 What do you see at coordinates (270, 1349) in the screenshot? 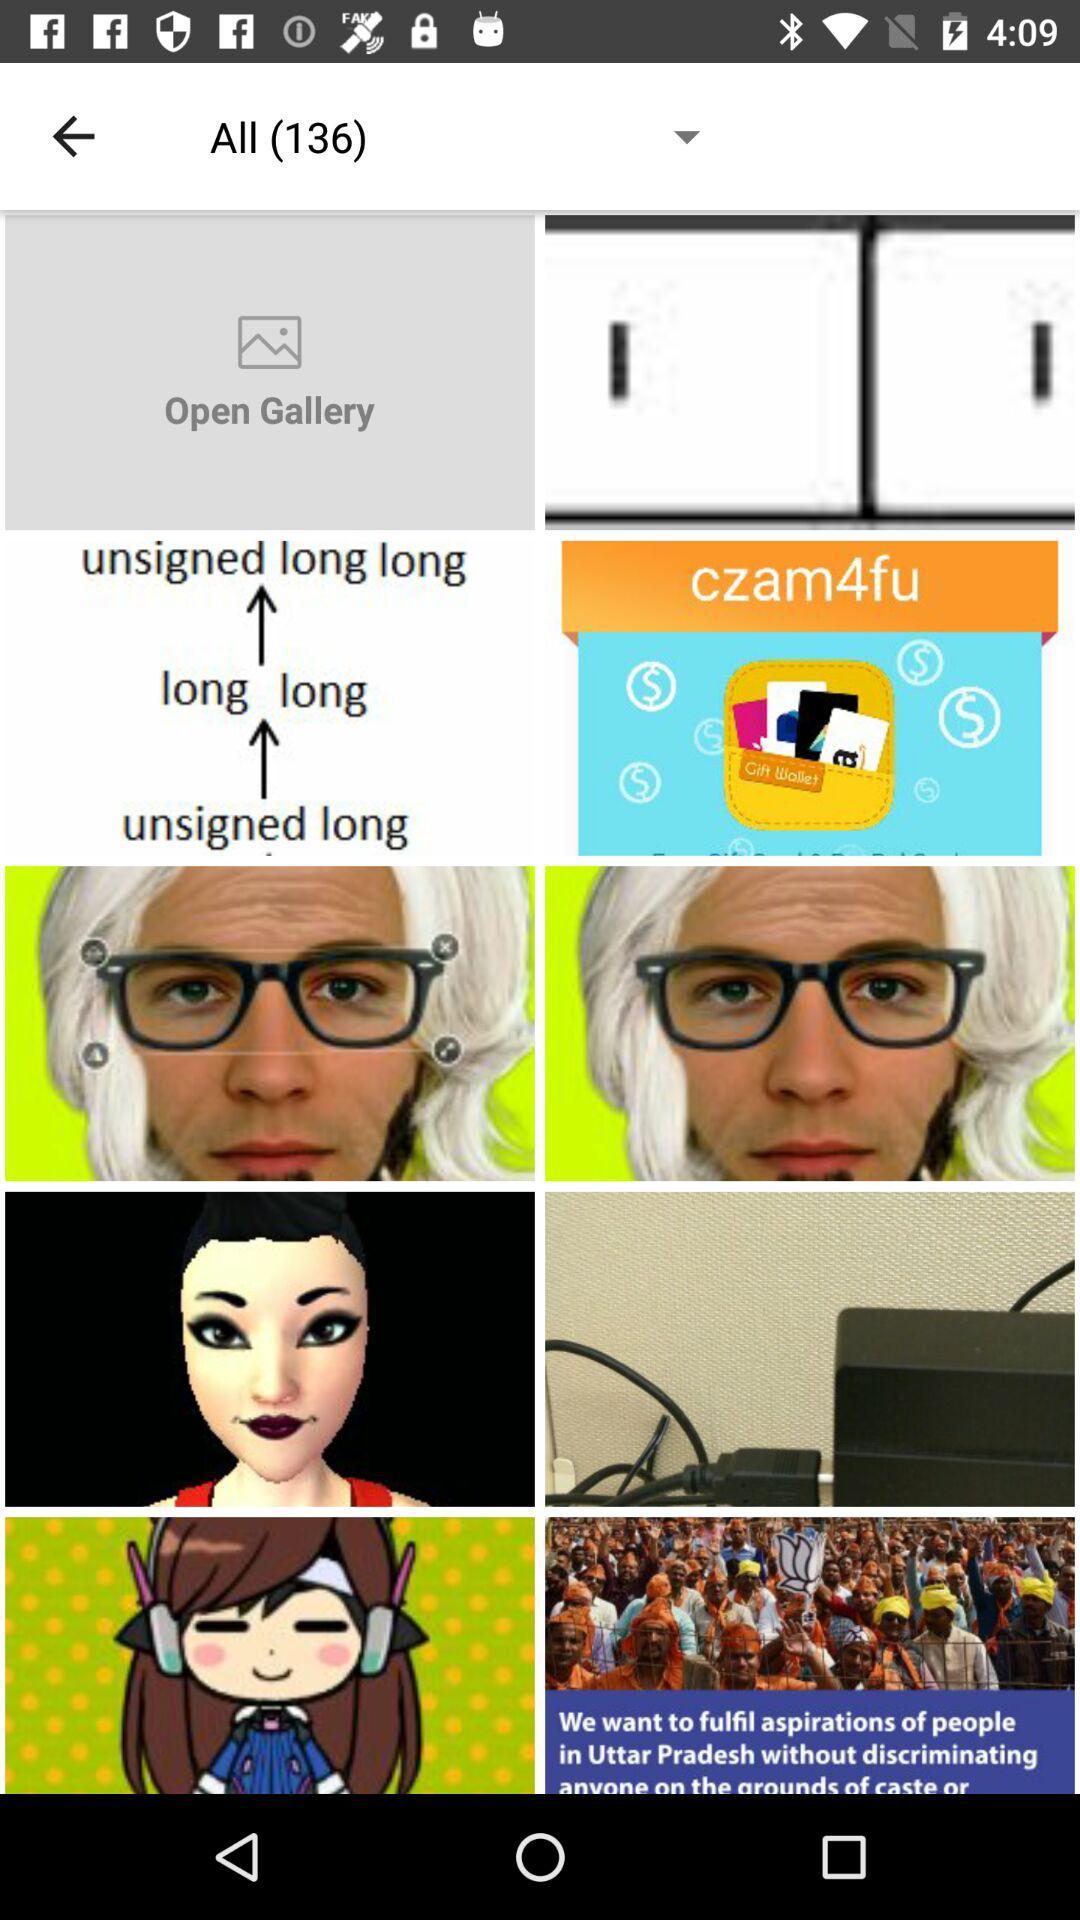
I see `open the image` at bounding box center [270, 1349].